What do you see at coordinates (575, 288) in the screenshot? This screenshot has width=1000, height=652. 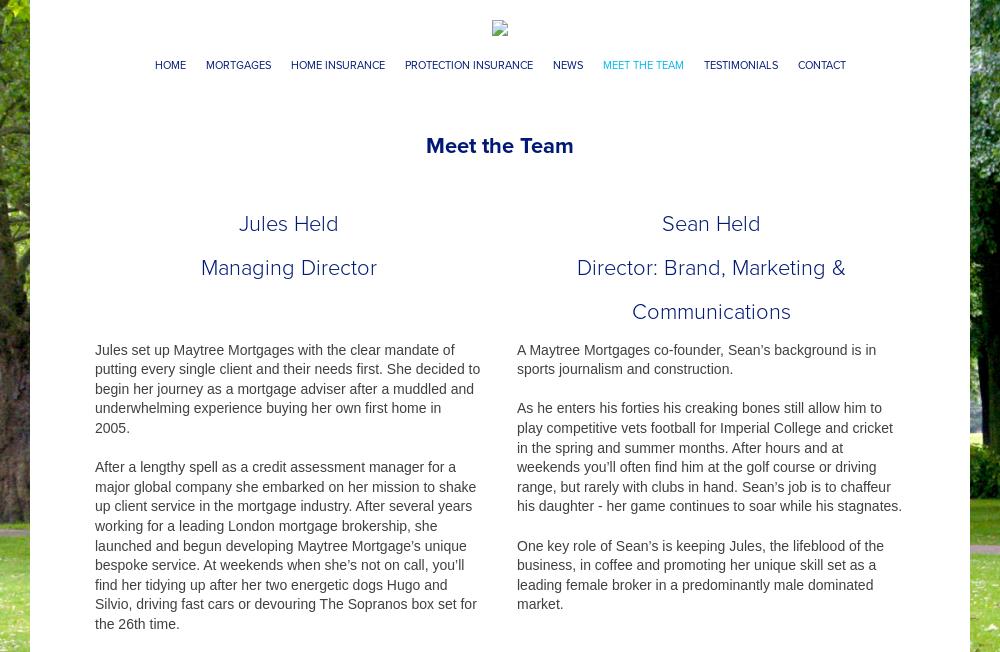 I see `'Director: Brand, Marketing & Communications'` at bounding box center [575, 288].